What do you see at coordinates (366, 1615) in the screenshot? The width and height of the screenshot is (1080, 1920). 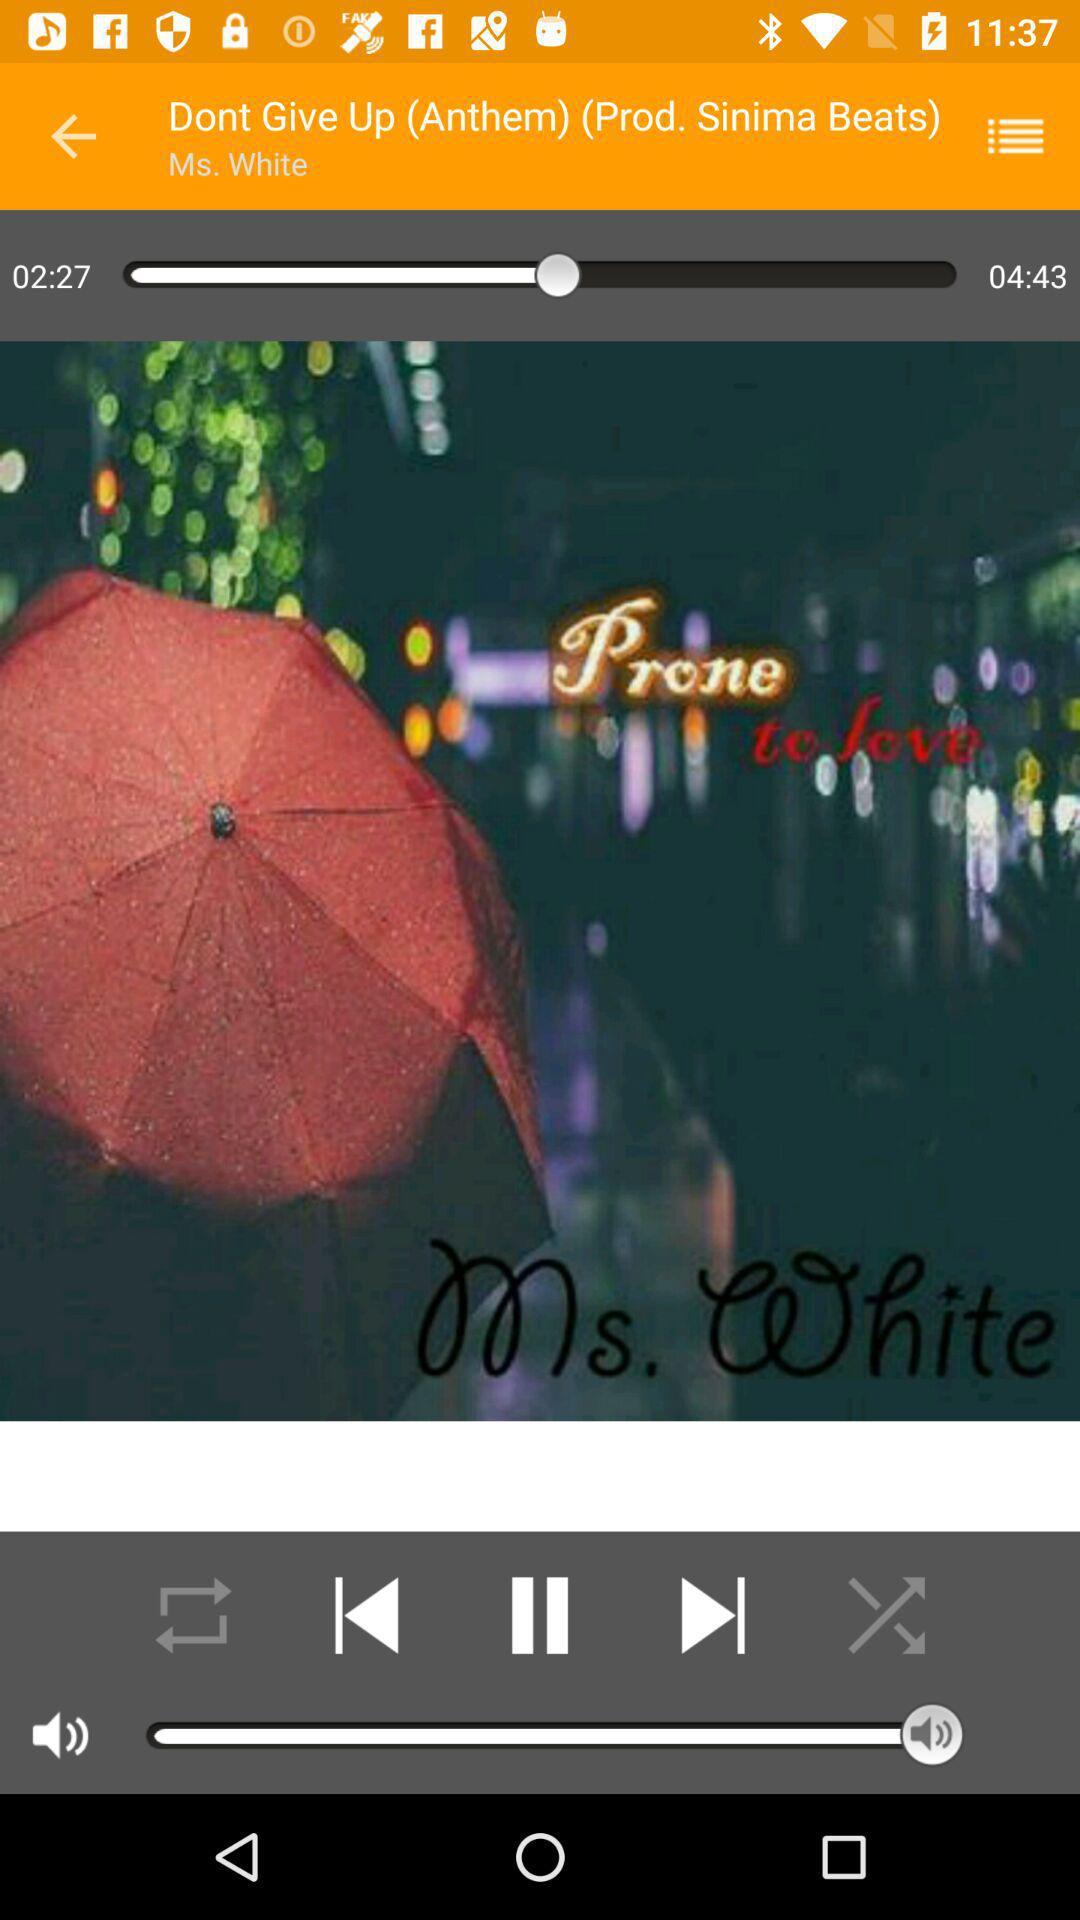 I see `rewind song` at bounding box center [366, 1615].